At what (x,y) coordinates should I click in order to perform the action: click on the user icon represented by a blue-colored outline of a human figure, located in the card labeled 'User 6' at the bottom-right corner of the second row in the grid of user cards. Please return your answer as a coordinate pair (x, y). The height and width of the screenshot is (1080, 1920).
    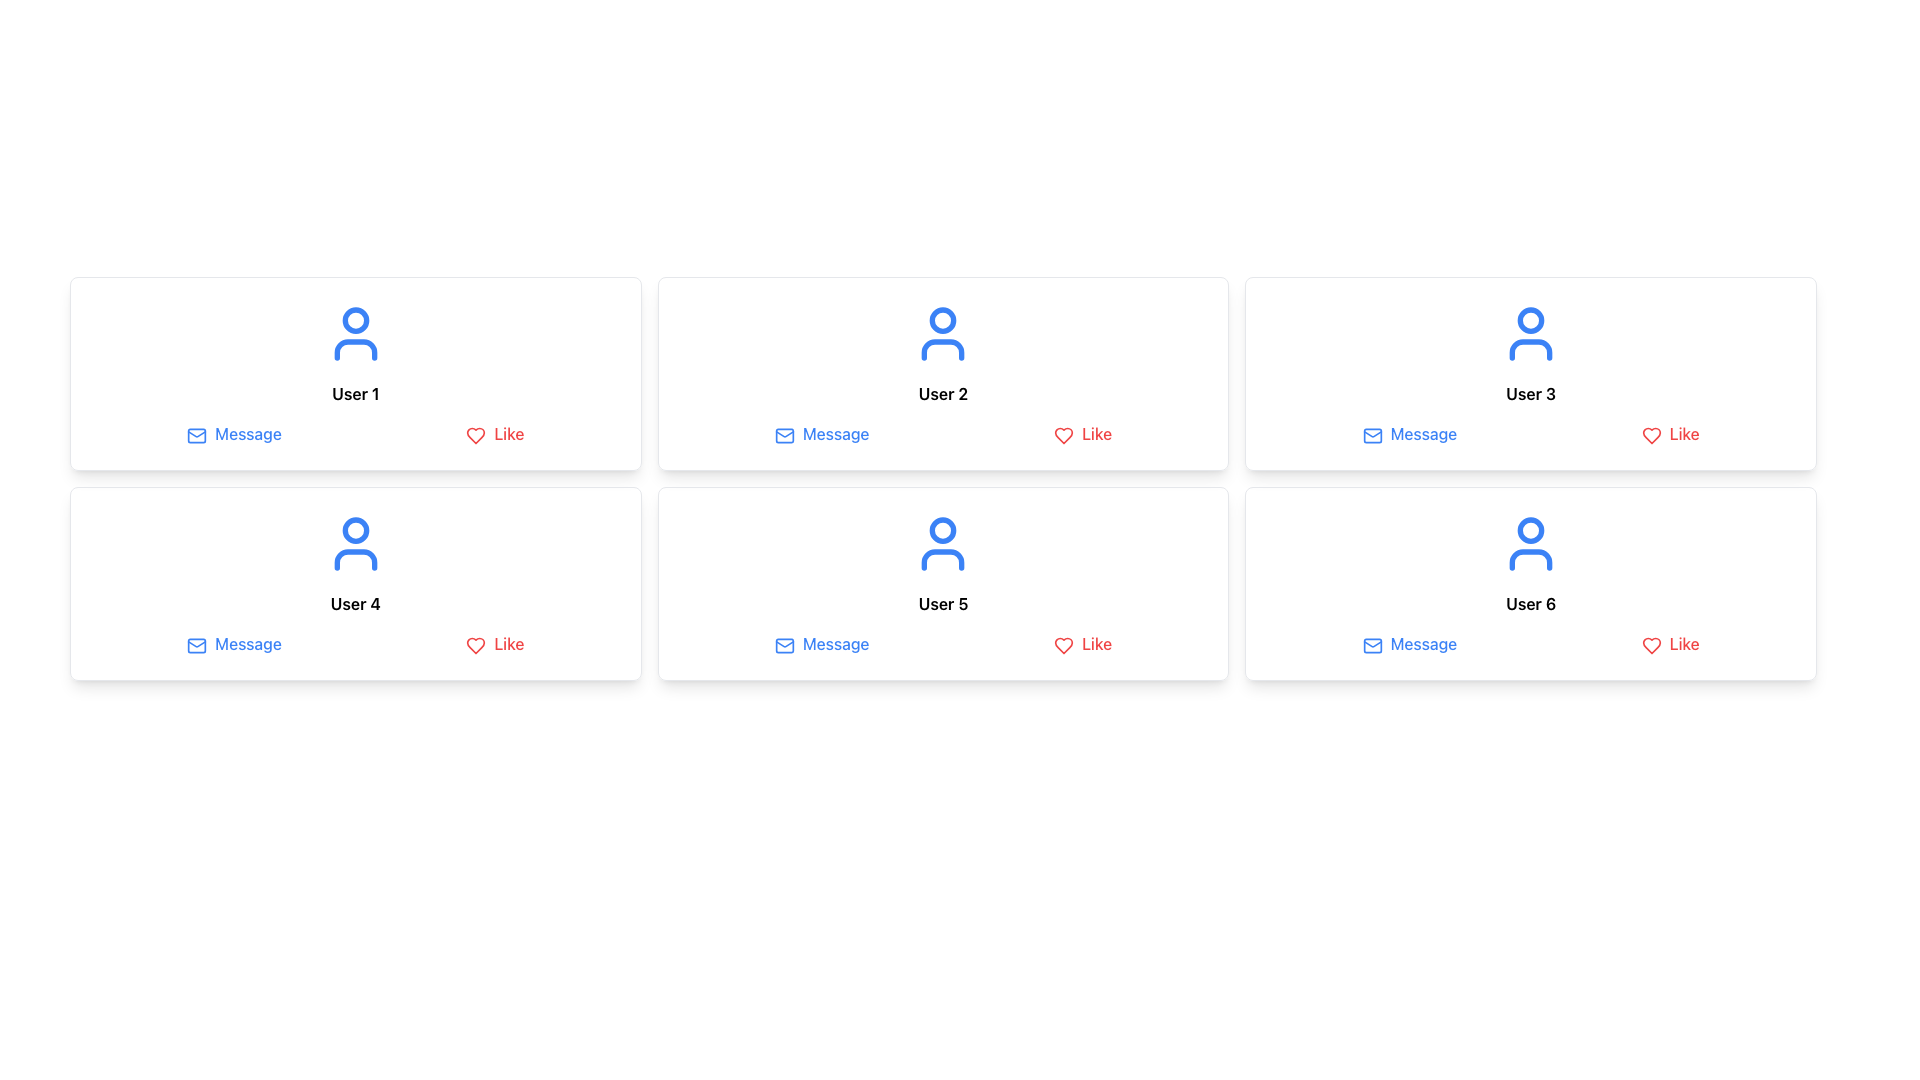
    Looking at the image, I should click on (1530, 543).